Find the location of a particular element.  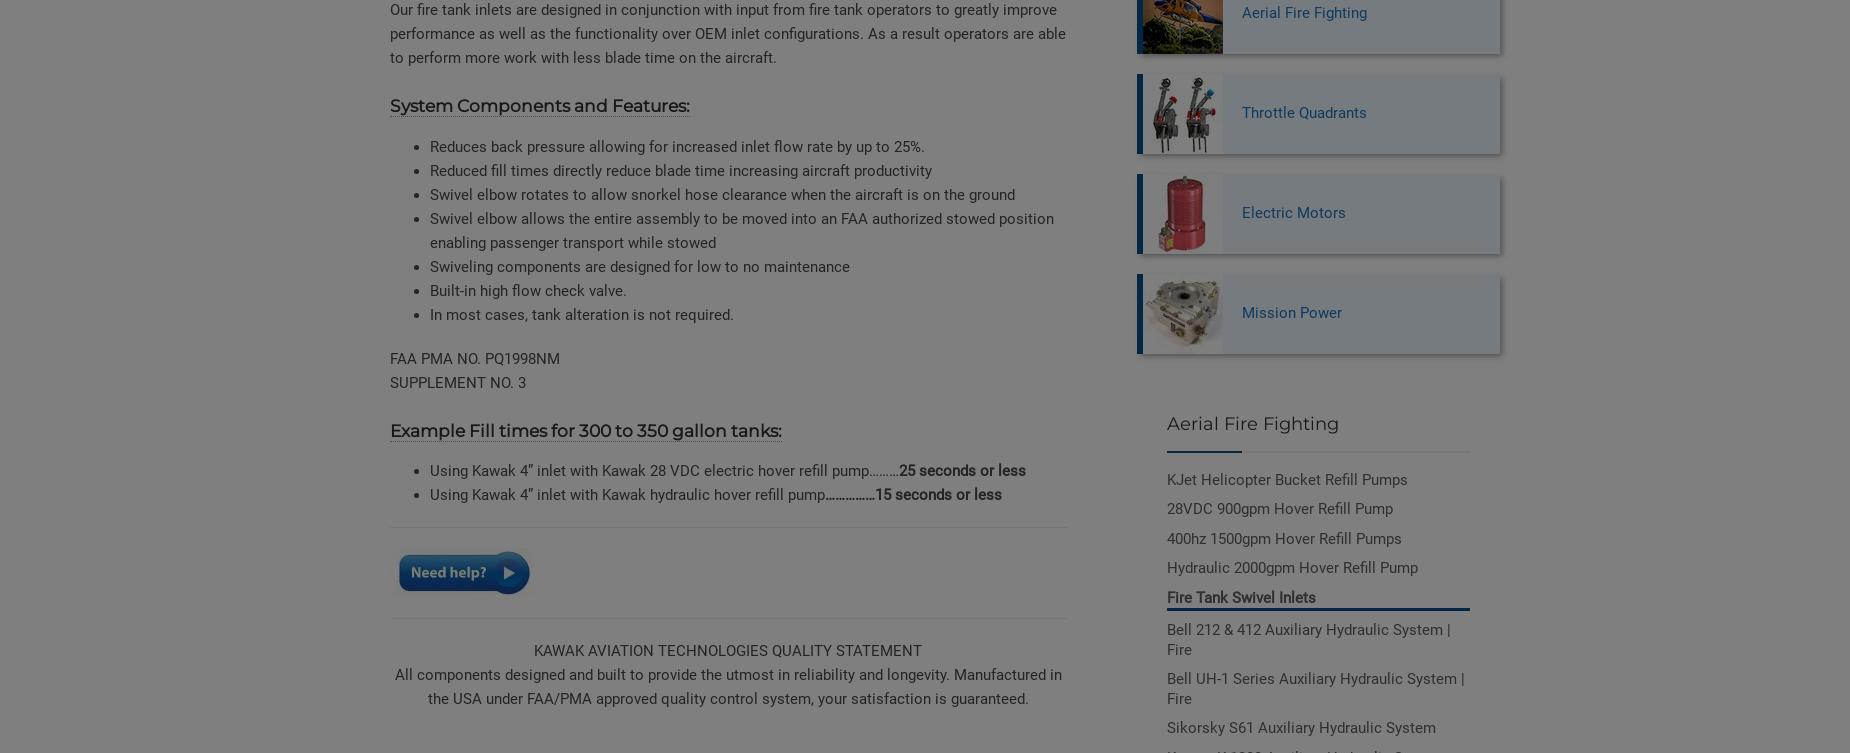

'In most cases, tank alteration is not required.' is located at coordinates (582, 314).